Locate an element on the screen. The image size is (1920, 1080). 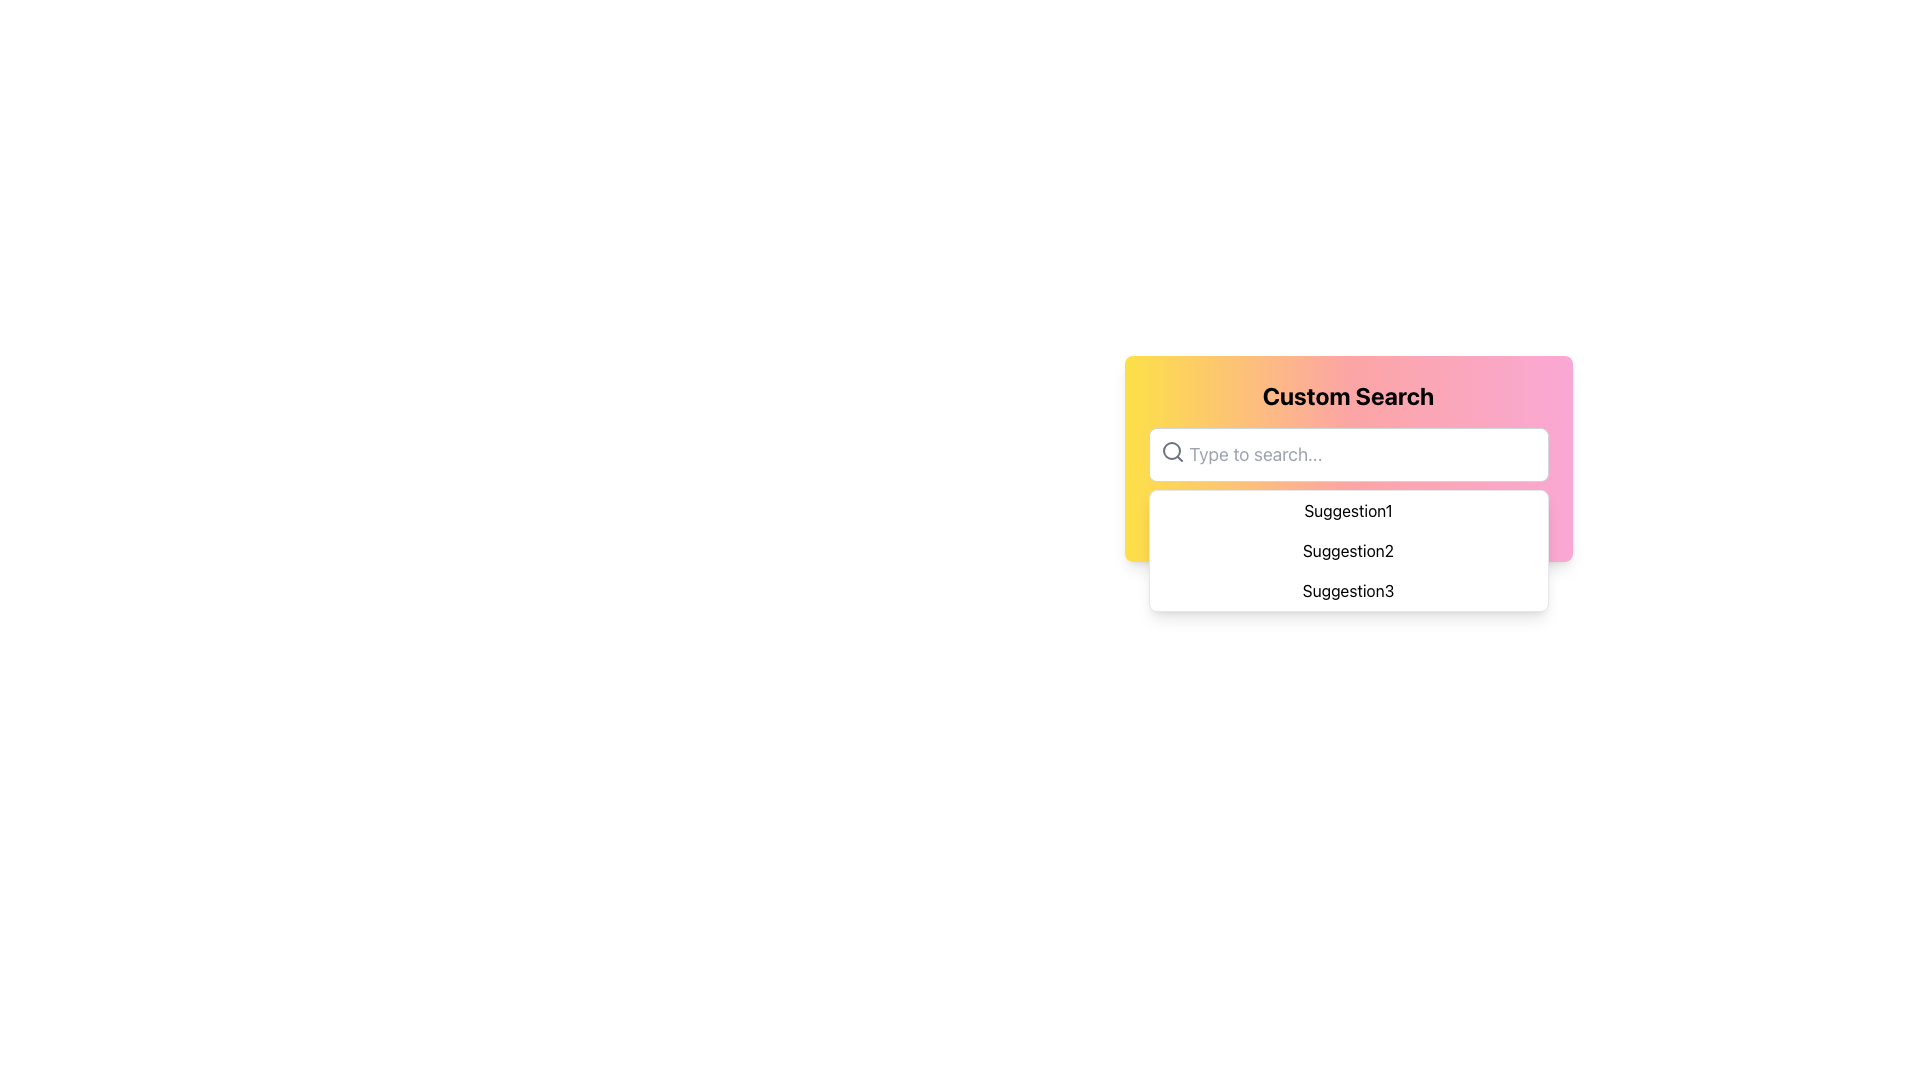
to select the highlighted suggestion 'Suggestion2' from the white suggestion dropdown menu located beneath the search input field is located at coordinates (1348, 551).